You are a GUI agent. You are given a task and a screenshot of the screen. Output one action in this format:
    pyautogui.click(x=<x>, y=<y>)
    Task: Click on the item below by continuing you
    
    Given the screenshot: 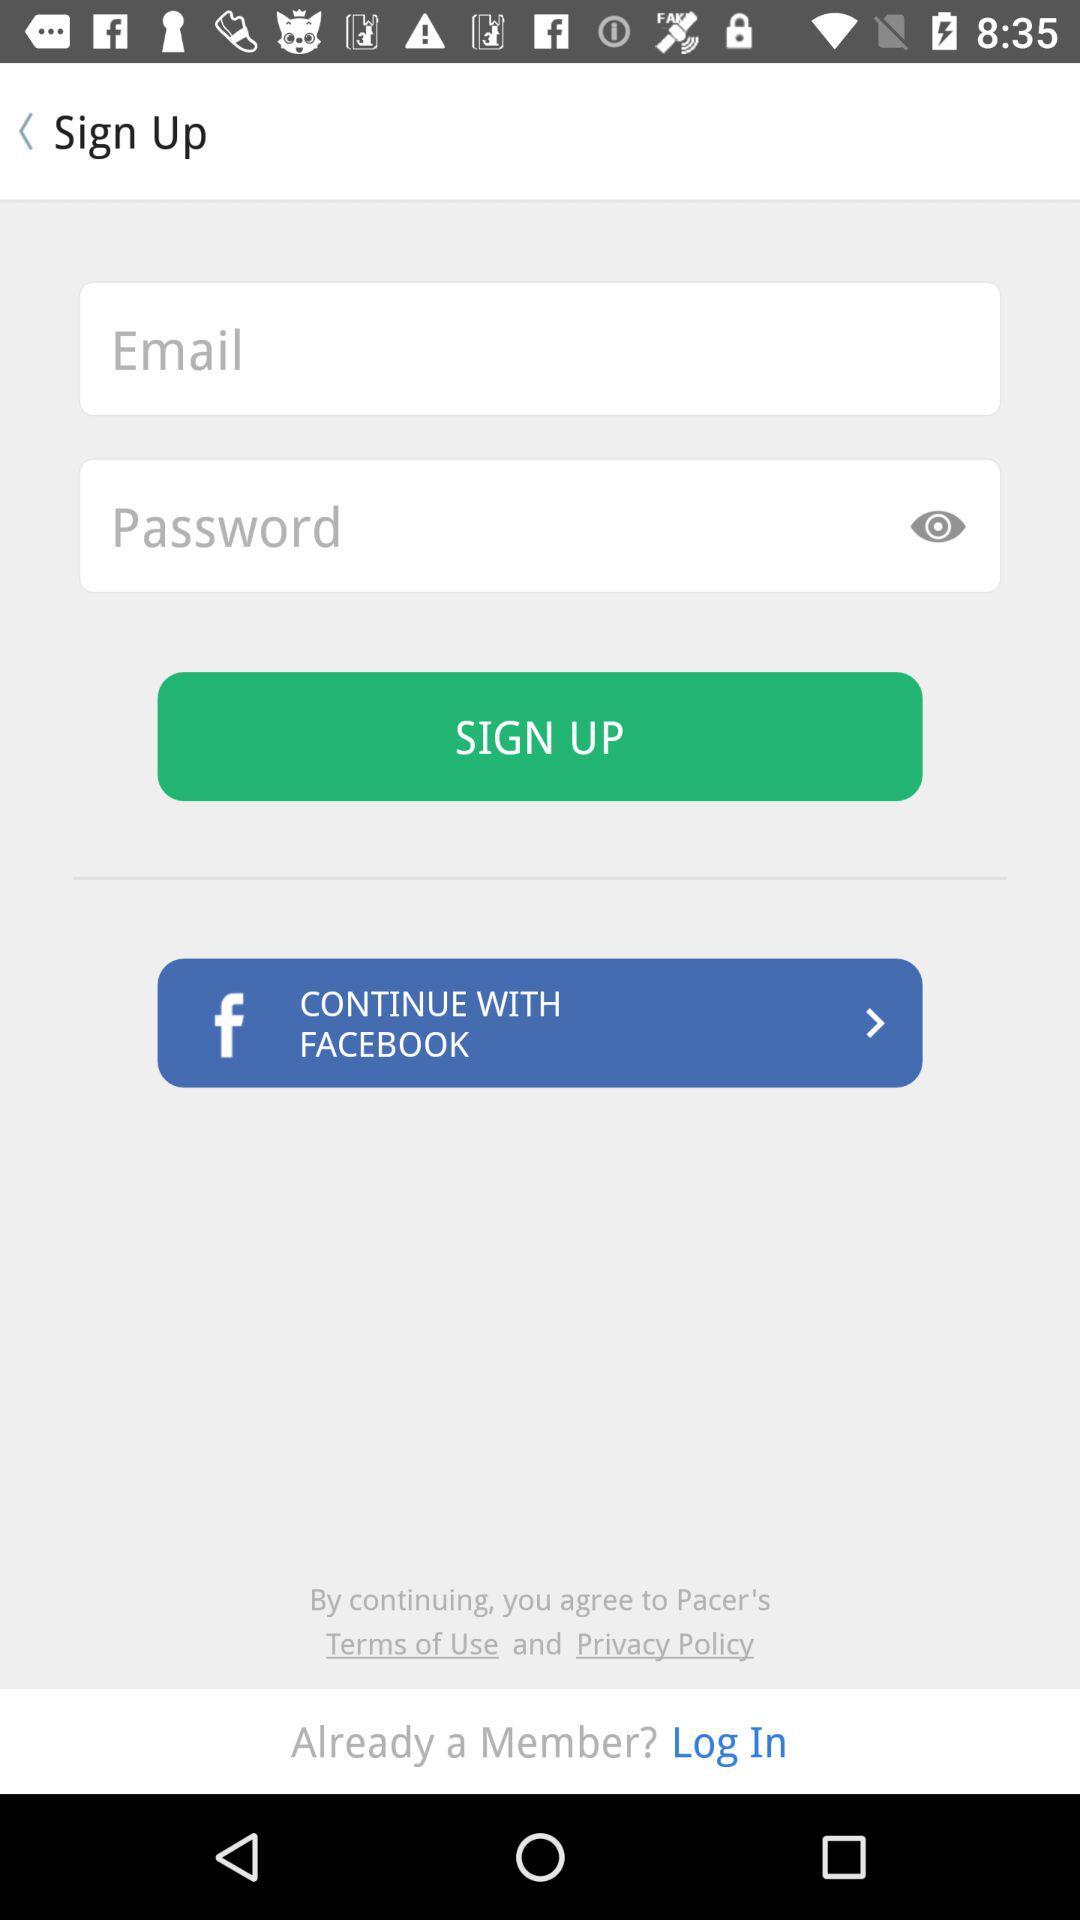 What is the action you would take?
    pyautogui.click(x=664, y=1643)
    